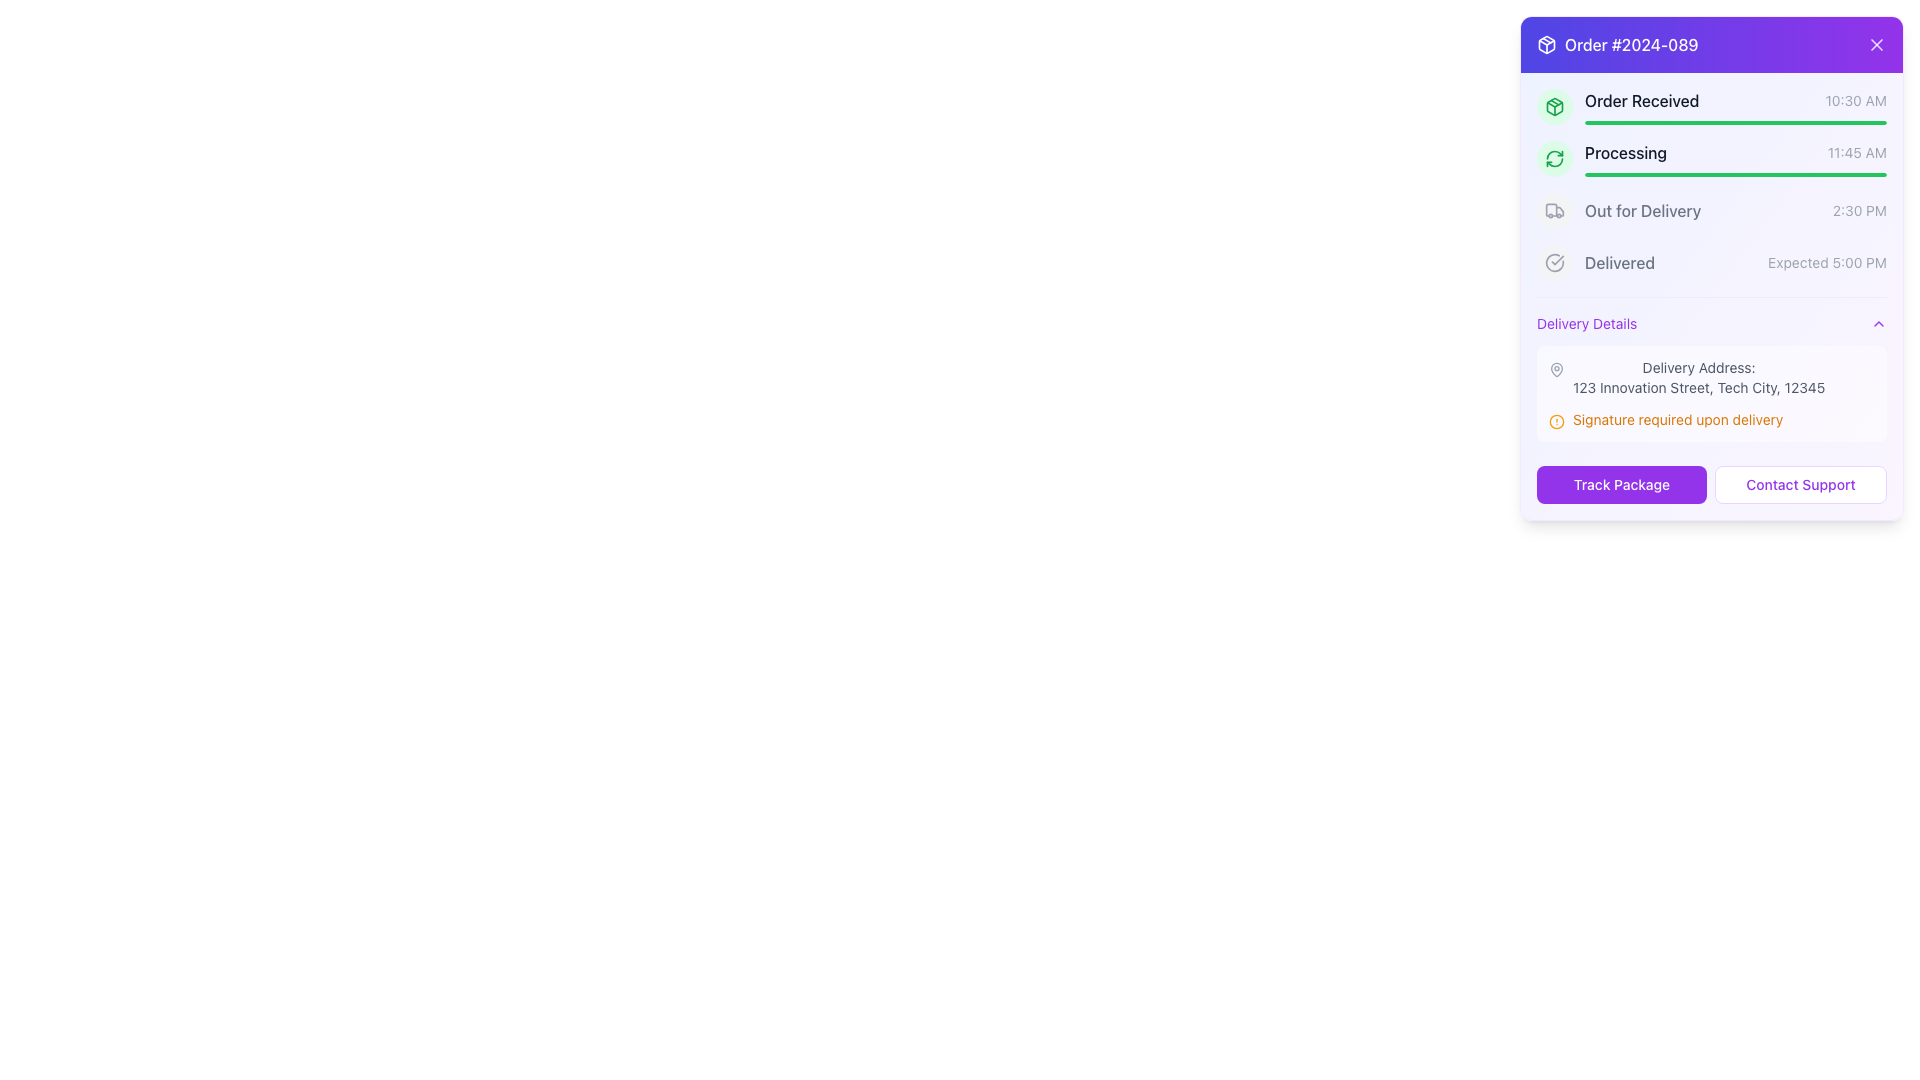 Image resolution: width=1920 pixels, height=1080 pixels. I want to click on the status indicator showing 'Out, so click(1711, 211).